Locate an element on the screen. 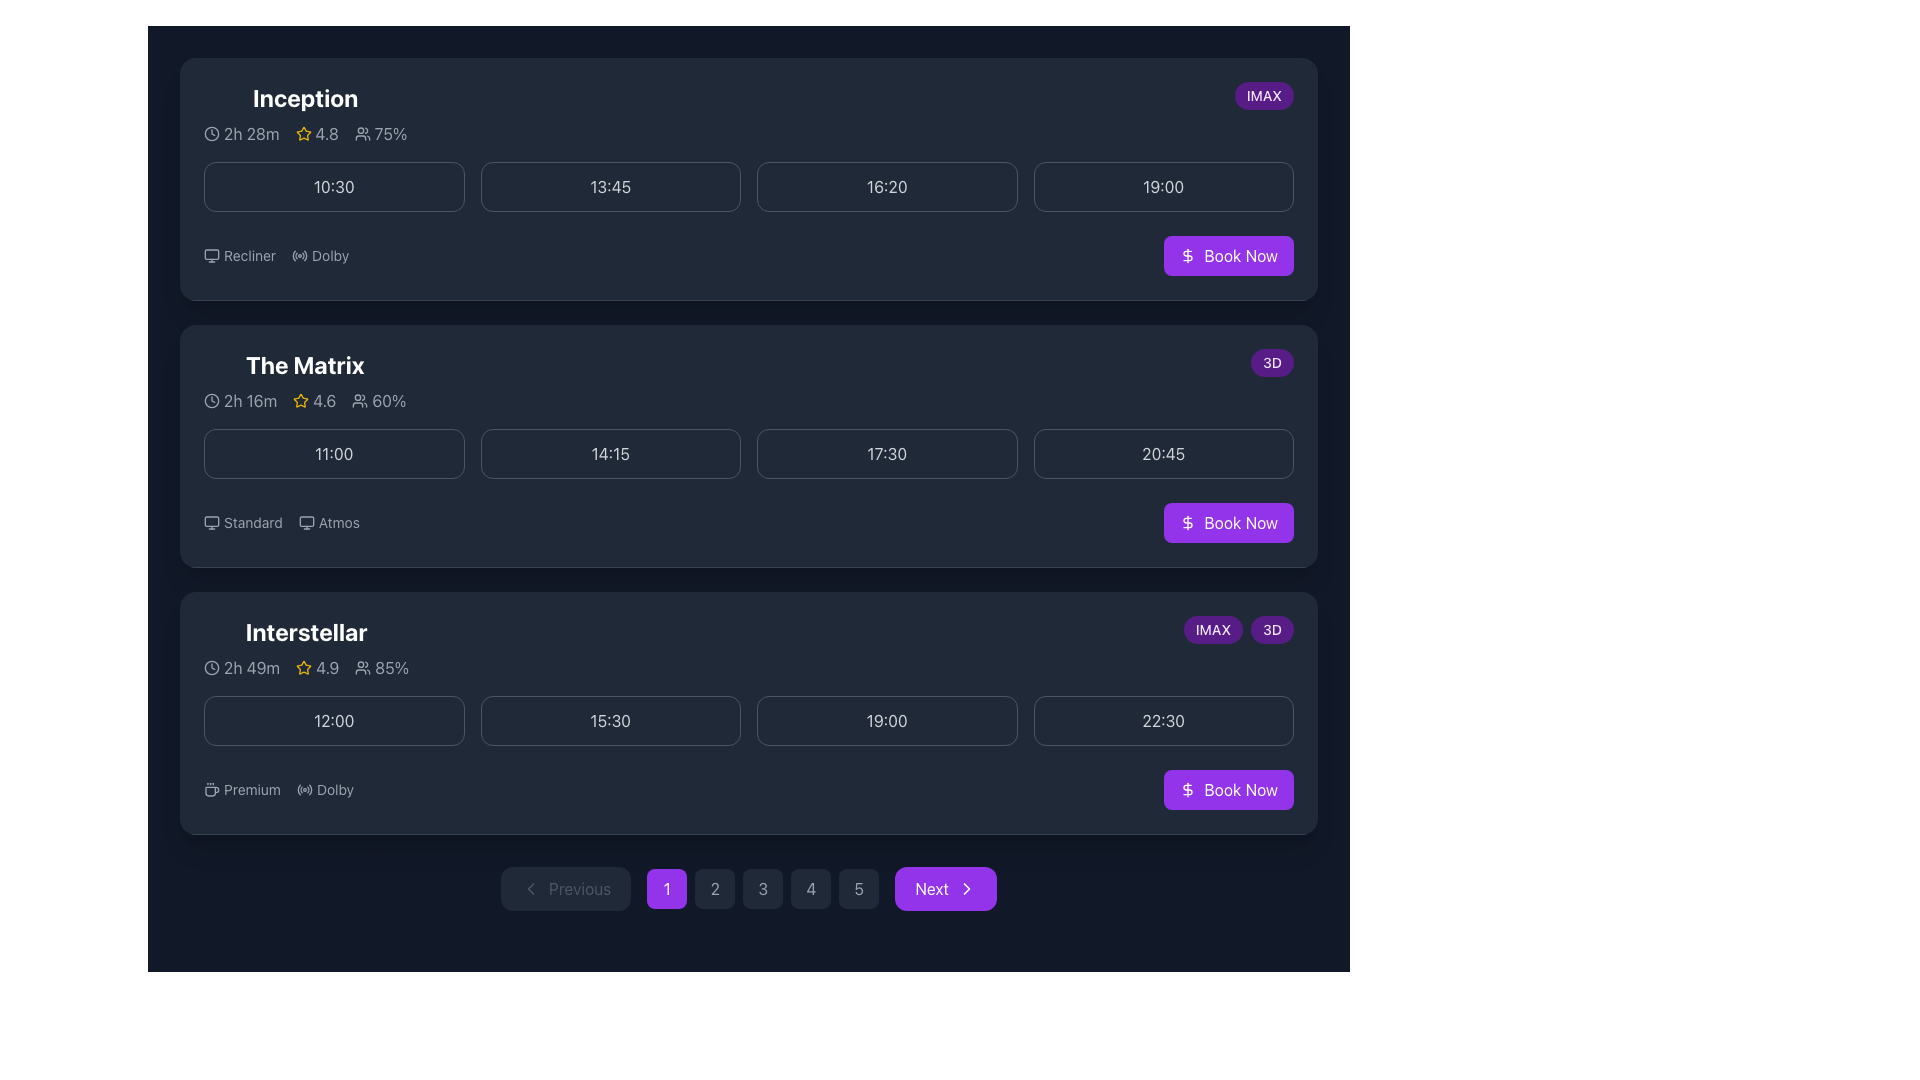 The width and height of the screenshot is (1920, 1080). the 'Next' button is located at coordinates (945, 887).